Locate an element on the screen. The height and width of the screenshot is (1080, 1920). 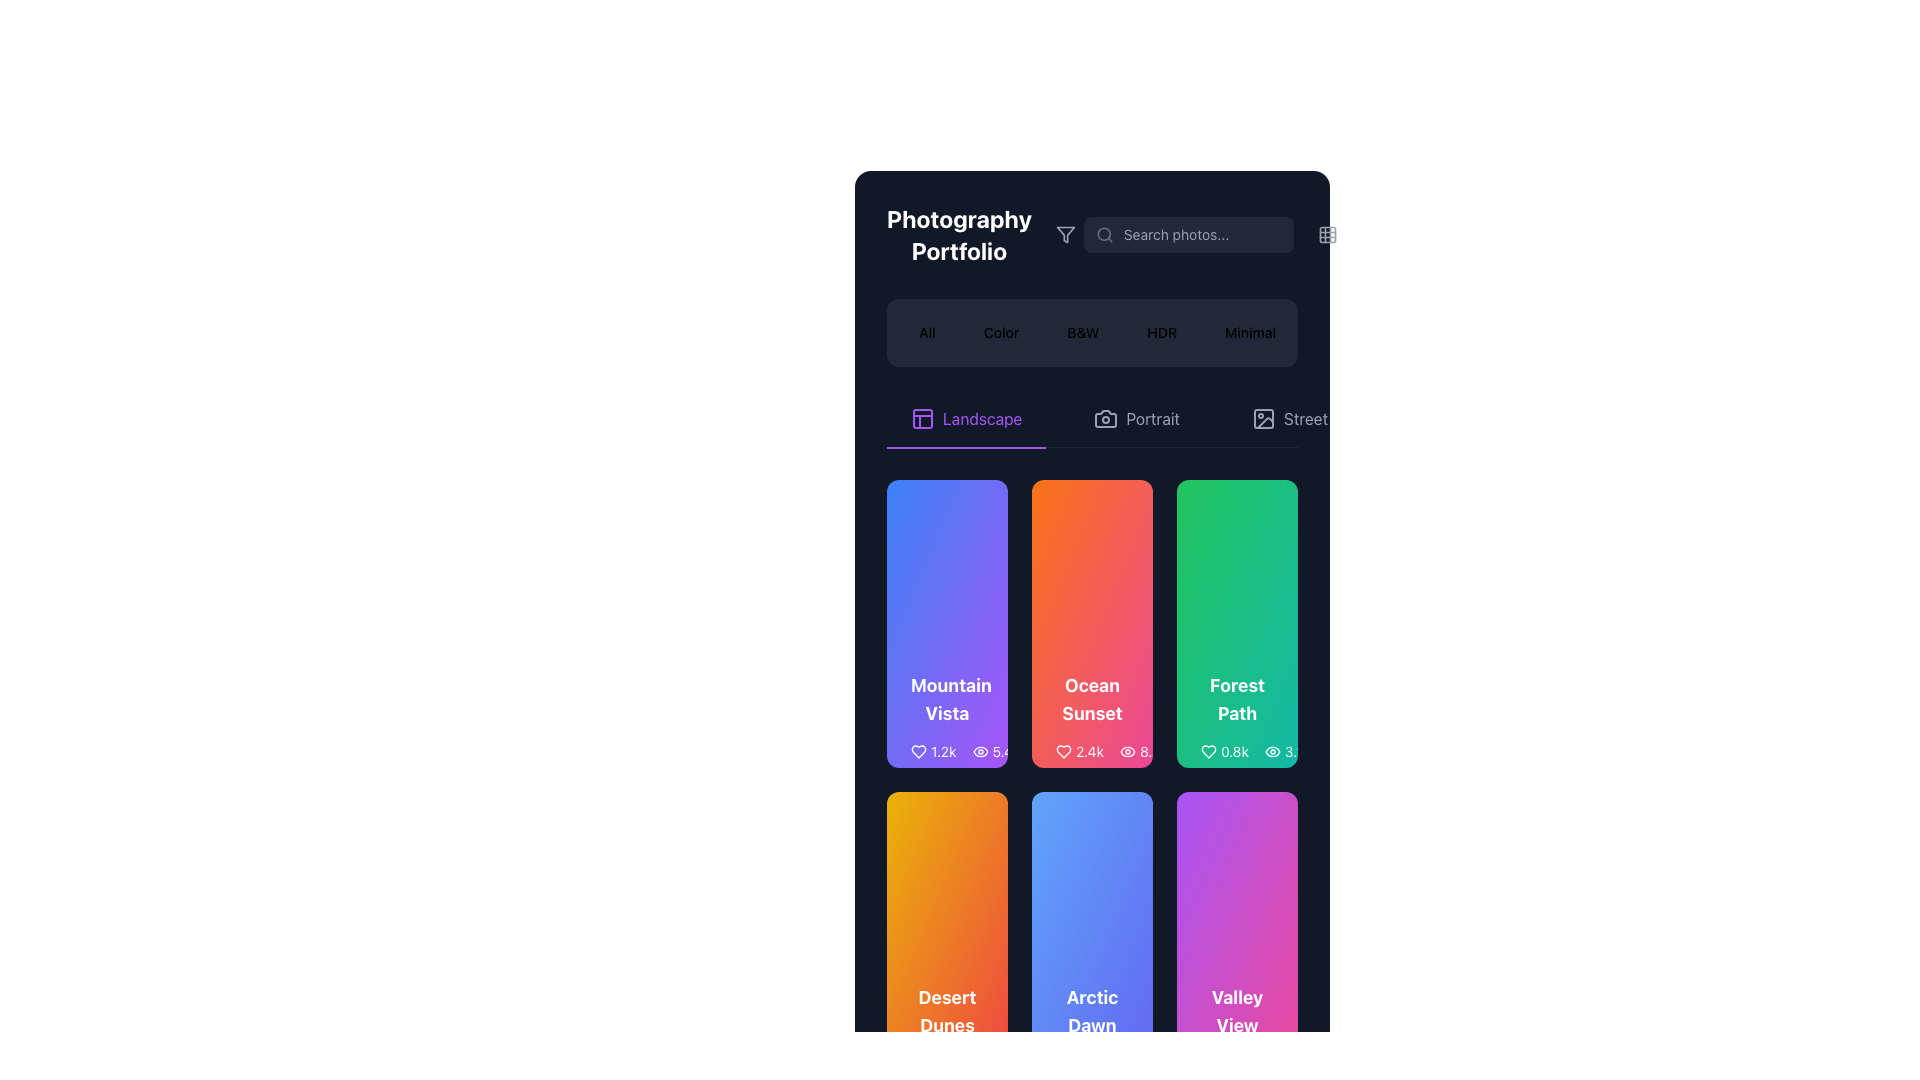
the static text label displaying '8.2k', which is styled with the class 'text-sm' and is associated with an eye-like icon, located at the bottom of the 'Ocean Sunset' card is located at coordinates (1153, 752).